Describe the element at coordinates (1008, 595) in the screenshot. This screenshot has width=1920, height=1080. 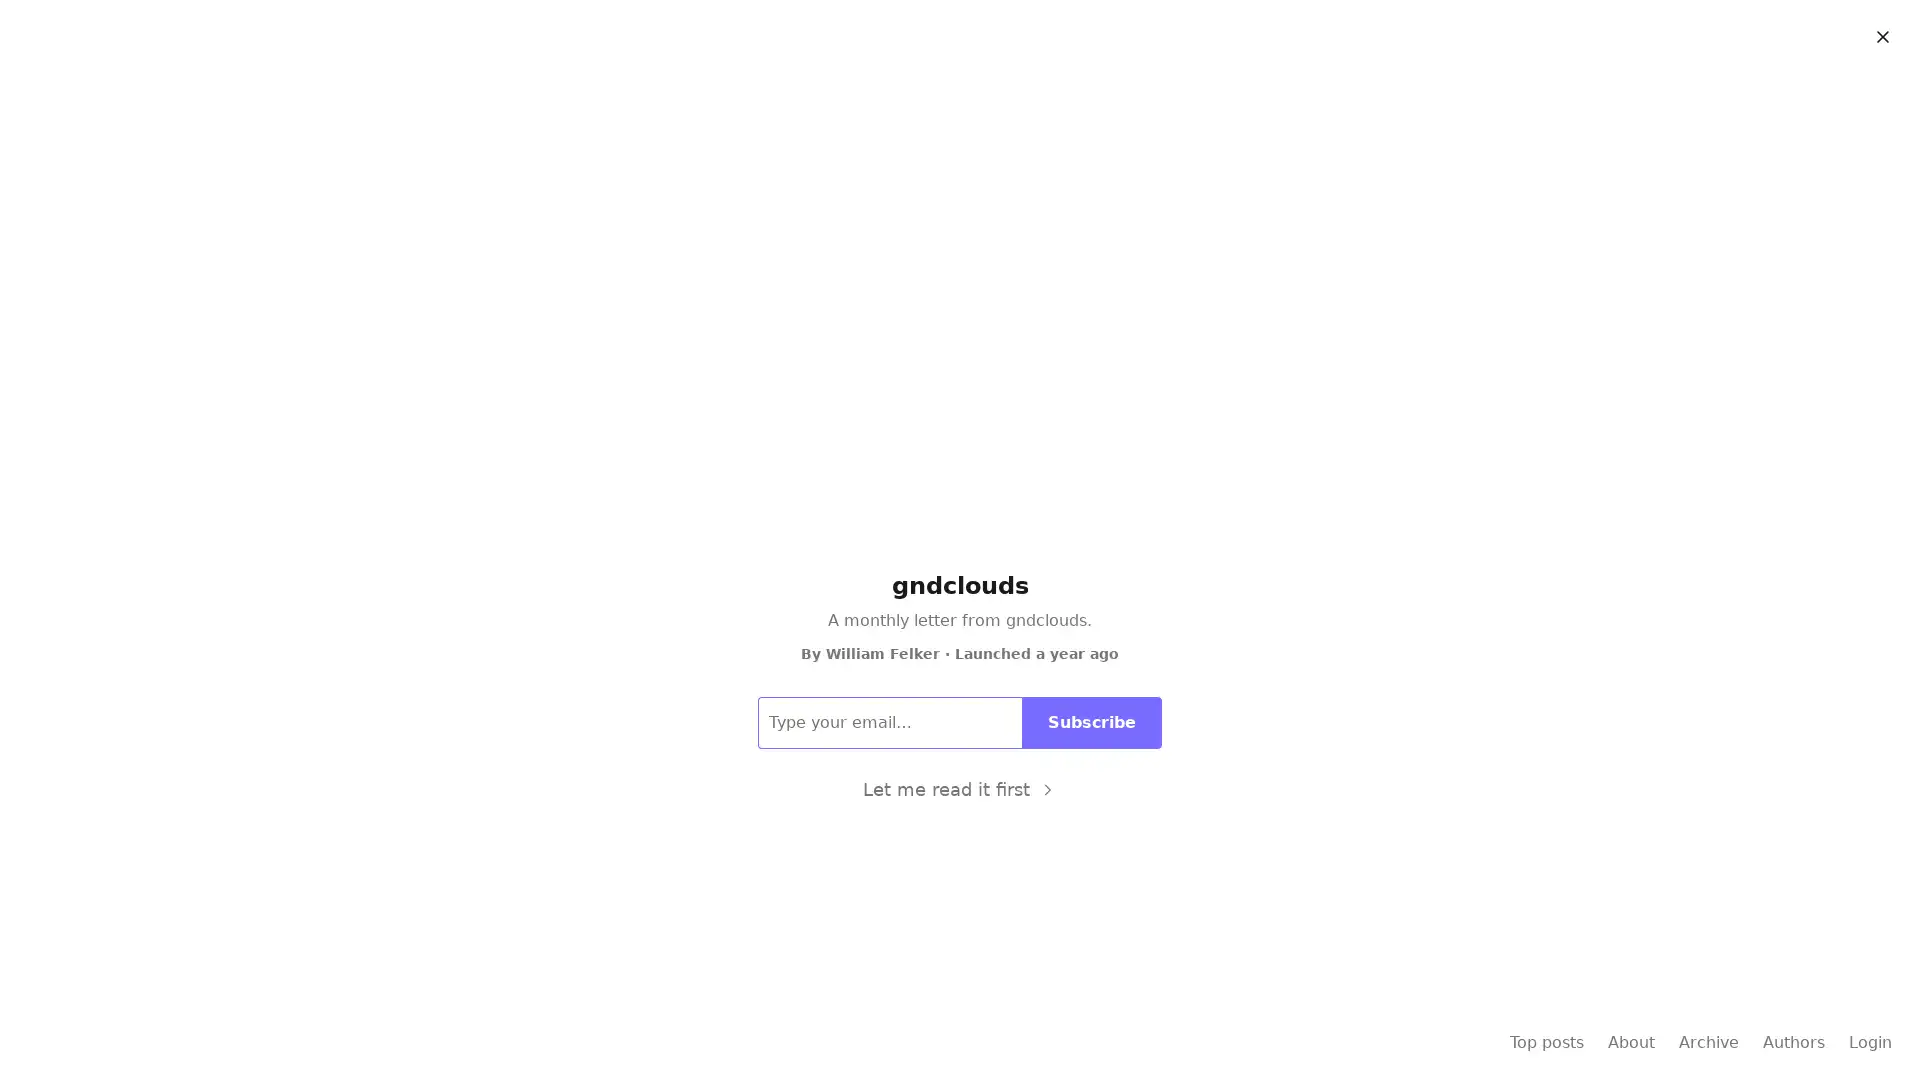
I see `1` at that location.